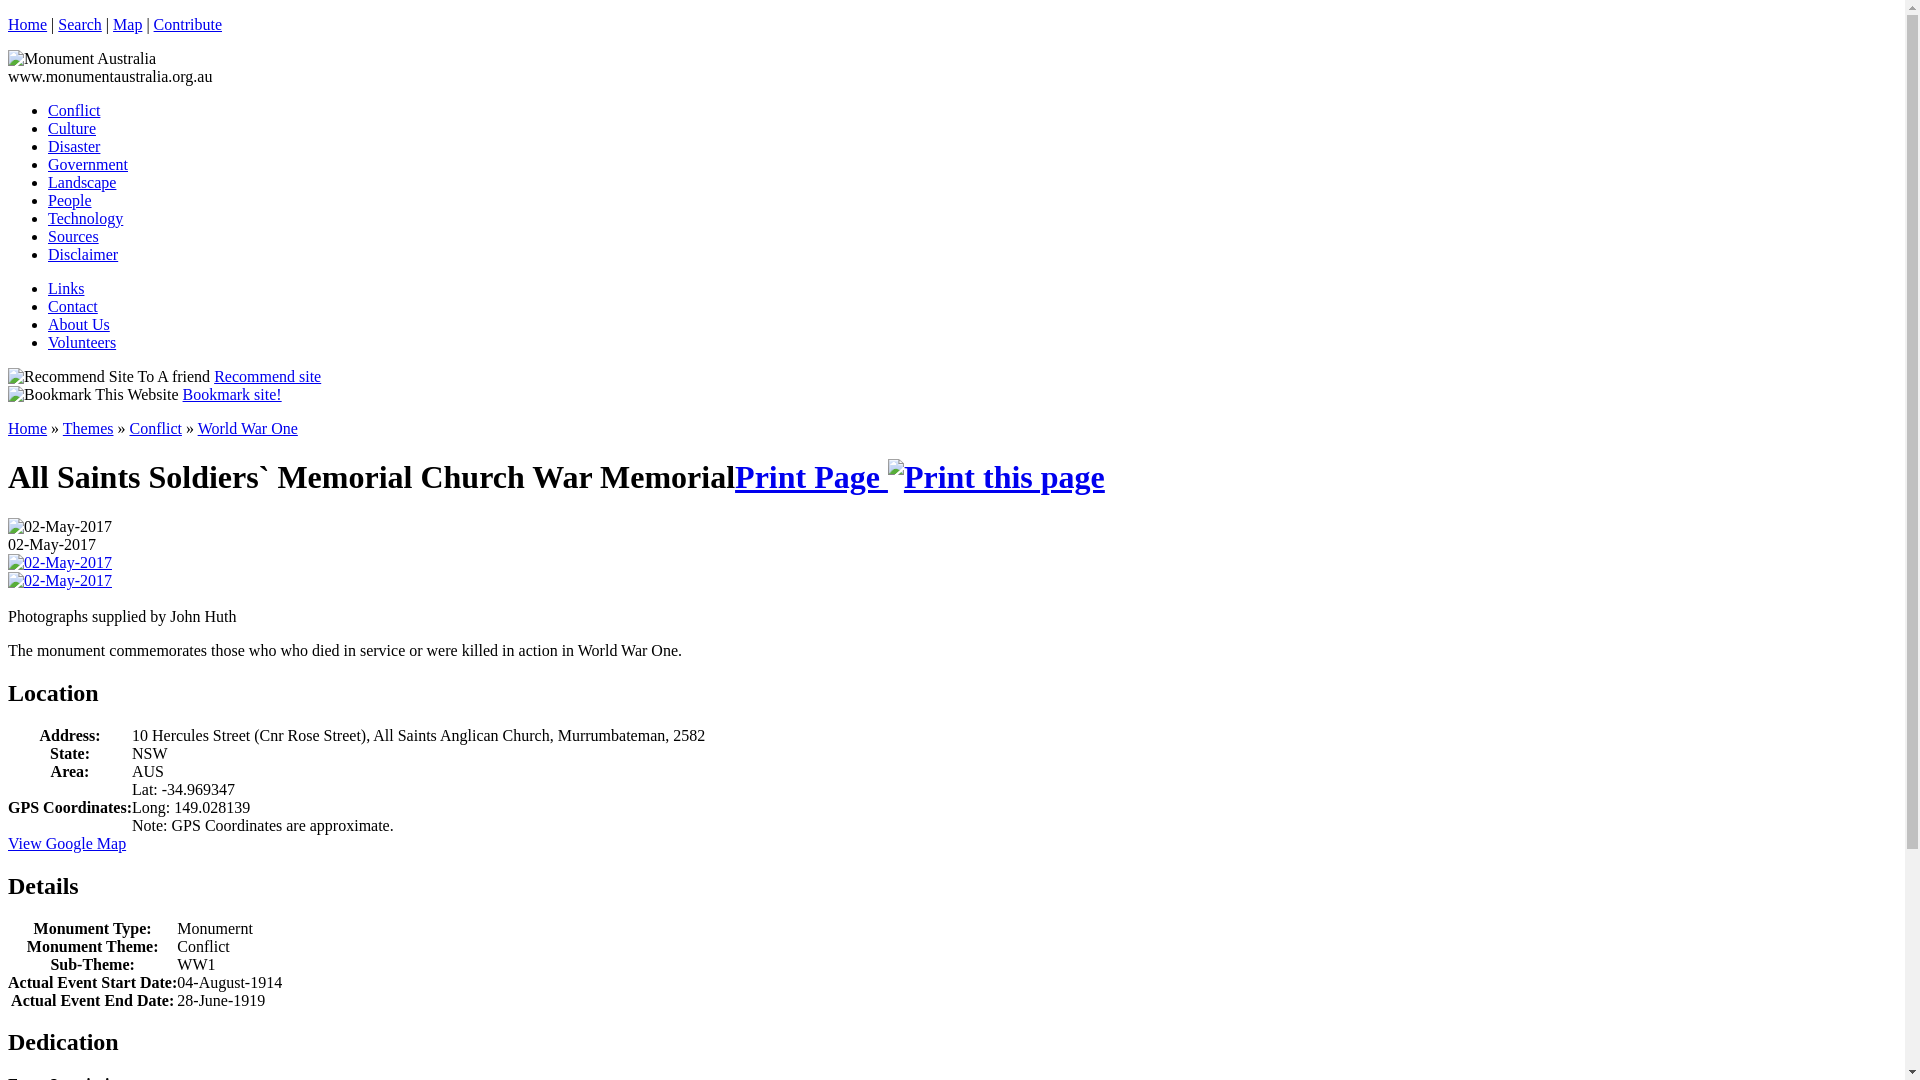 Image resolution: width=1920 pixels, height=1080 pixels. What do you see at coordinates (86, 163) in the screenshot?
I see `'Government'` at bounding box center [86, 163].